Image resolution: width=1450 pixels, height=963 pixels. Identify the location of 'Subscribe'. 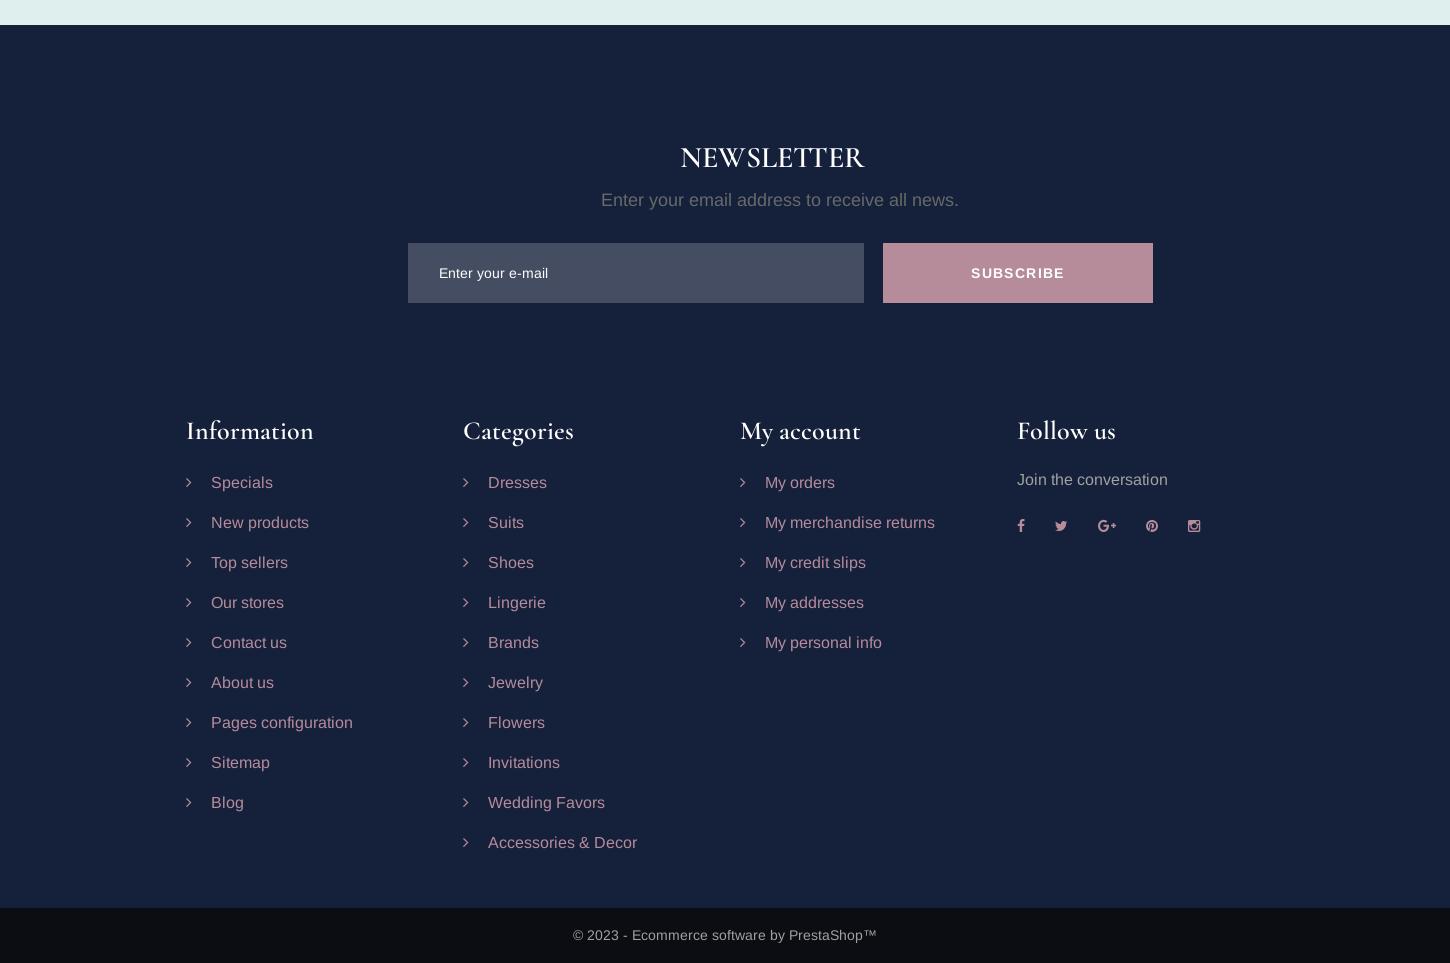
(1018, 272).